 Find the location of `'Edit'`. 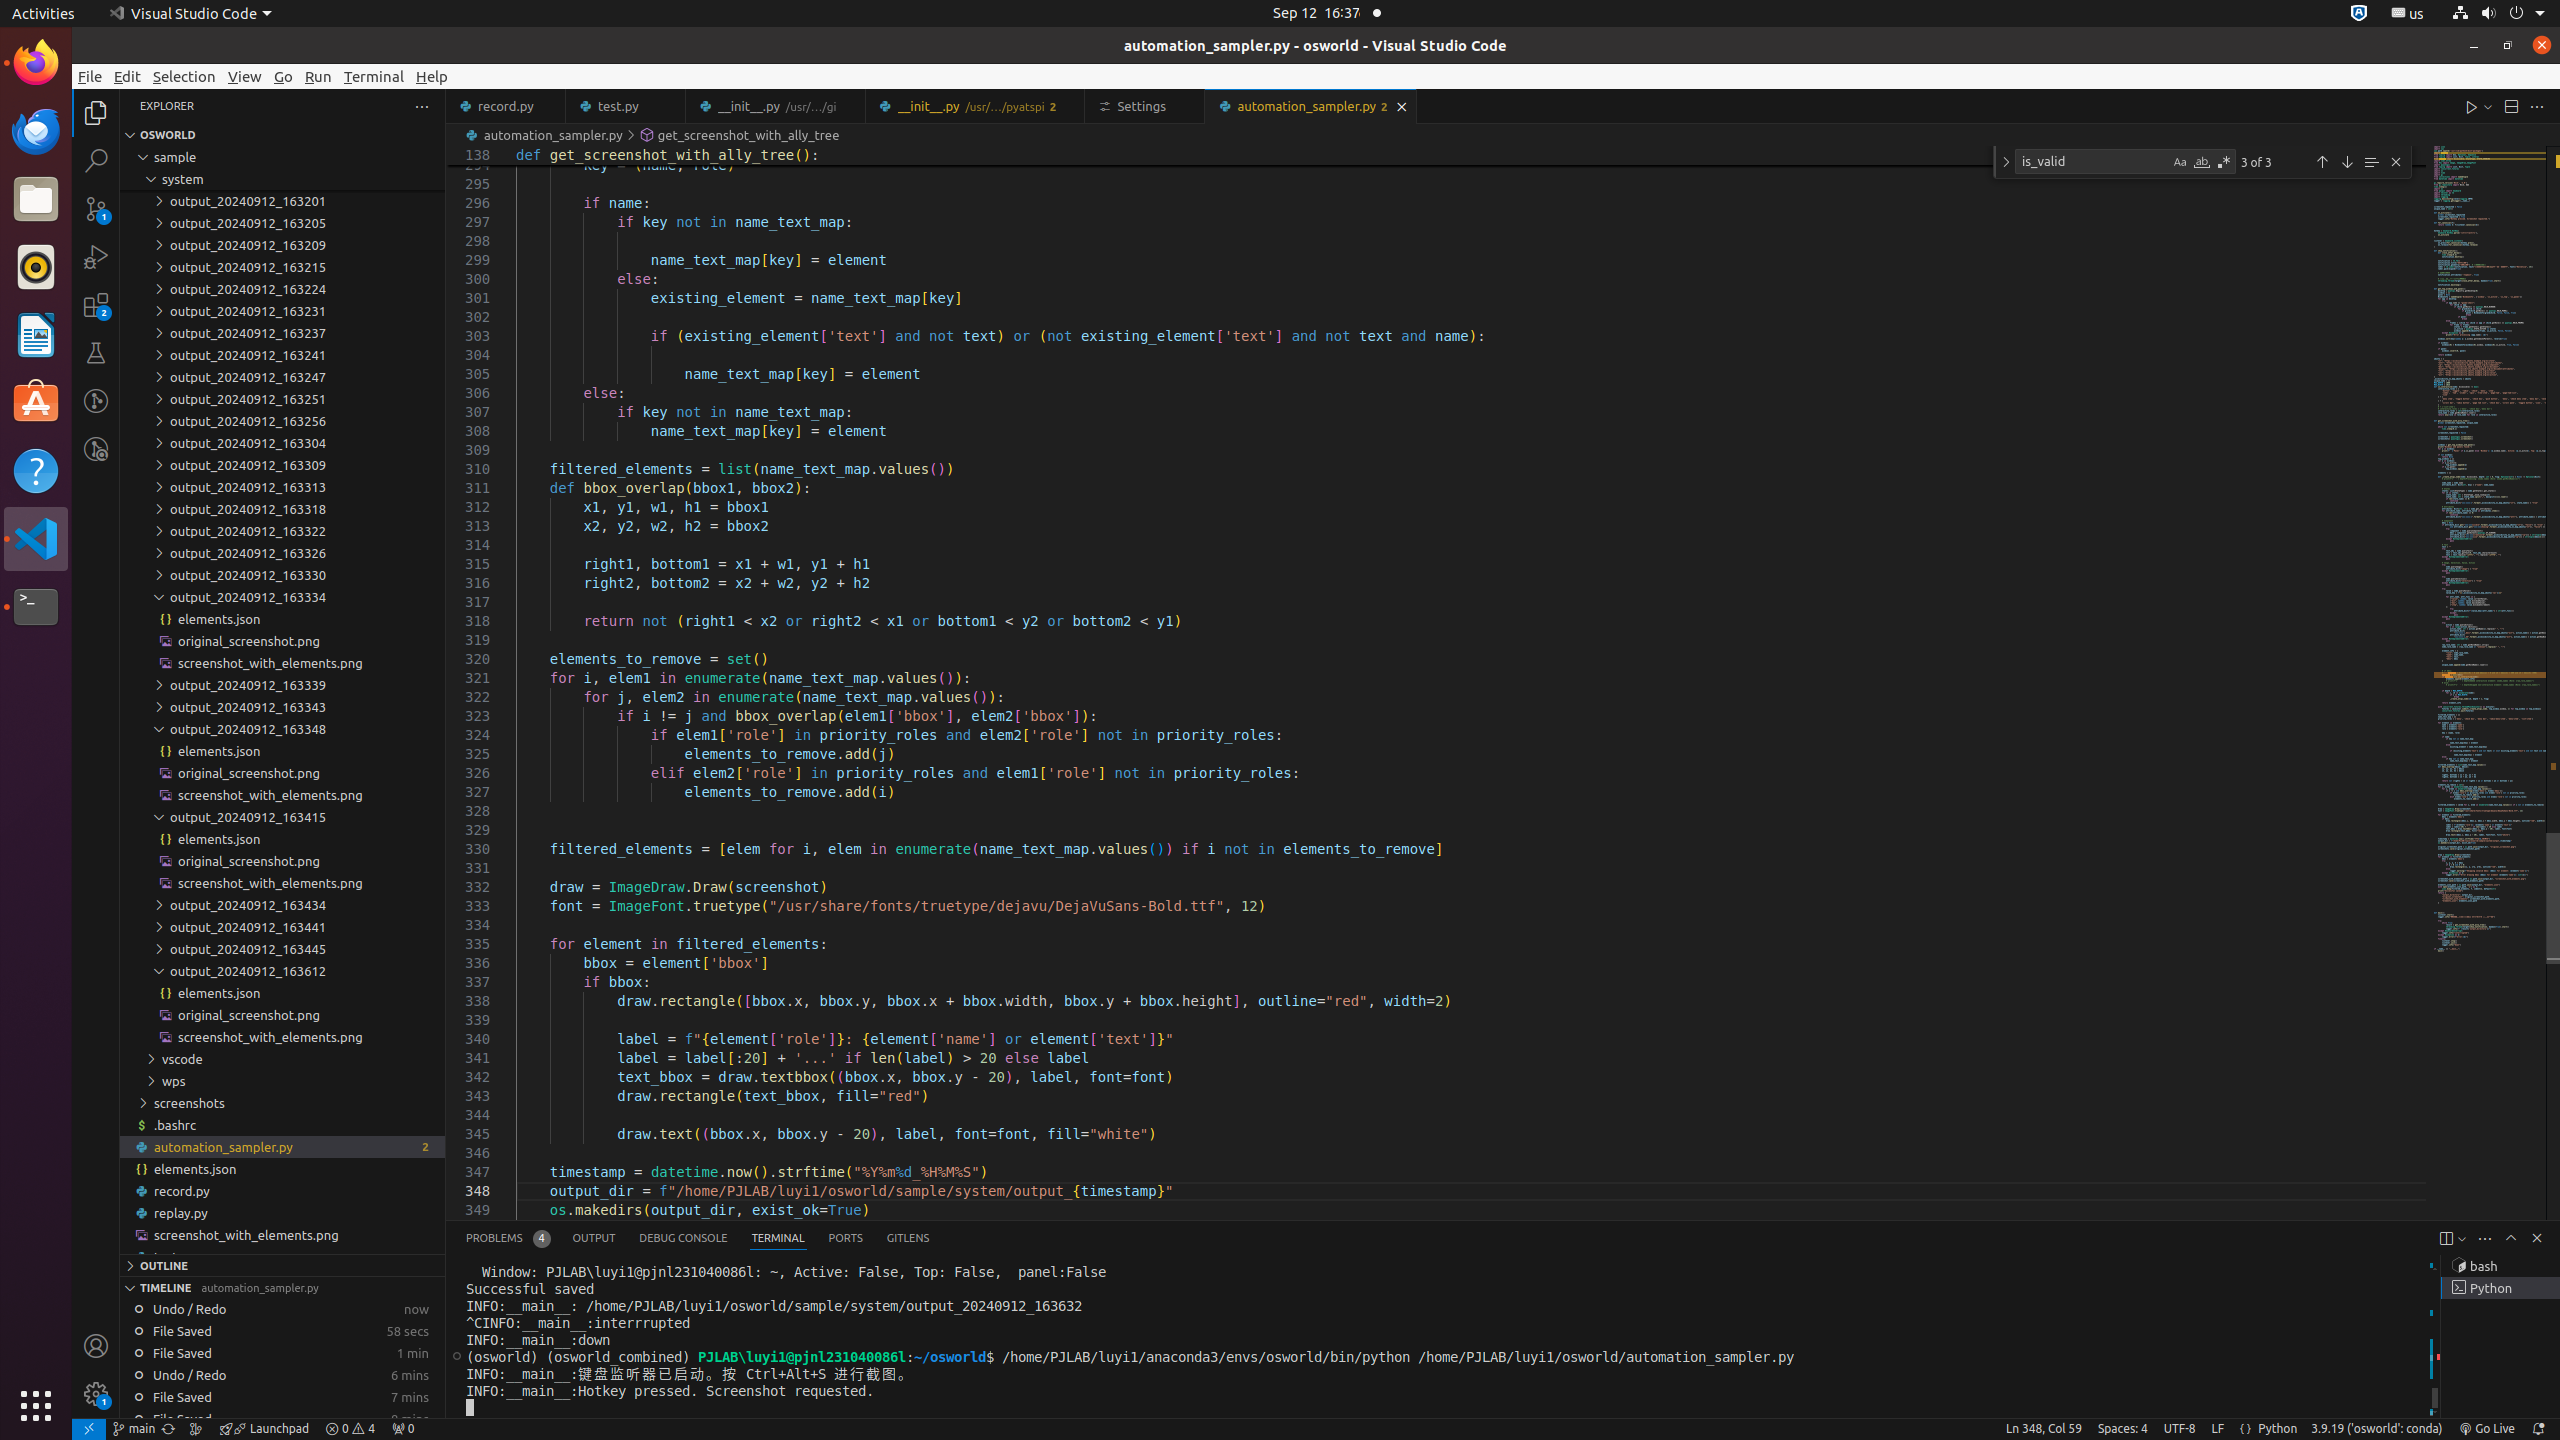

'Edit' is located at coordinates (126, 76).